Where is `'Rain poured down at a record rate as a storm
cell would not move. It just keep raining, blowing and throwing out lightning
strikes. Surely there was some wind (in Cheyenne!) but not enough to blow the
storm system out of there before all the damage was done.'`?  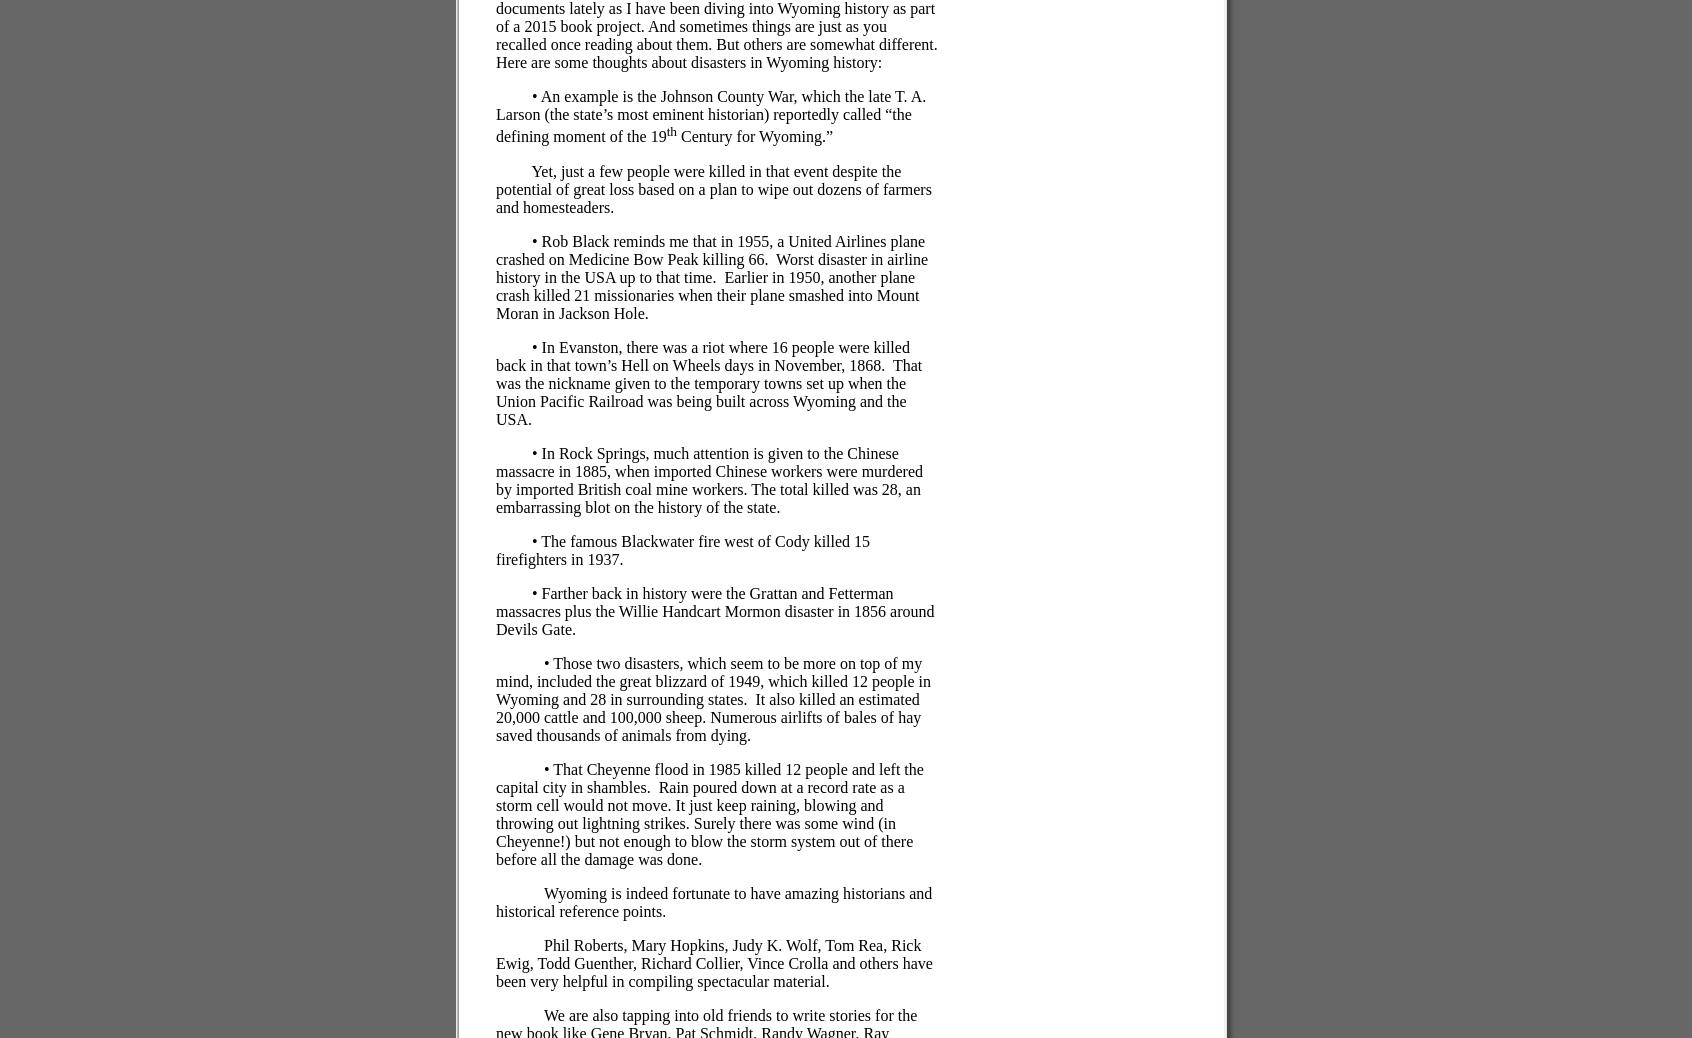 'Rain poured down at a record rate as a storm
cell would not move. It just keep raining, blowing and throwing out lightning
strikes. Surely there was some wind (in Cheyenne!) but not enough to blow the
storm system out of there before all the damage was done.' is located at coordinates (704, 822).